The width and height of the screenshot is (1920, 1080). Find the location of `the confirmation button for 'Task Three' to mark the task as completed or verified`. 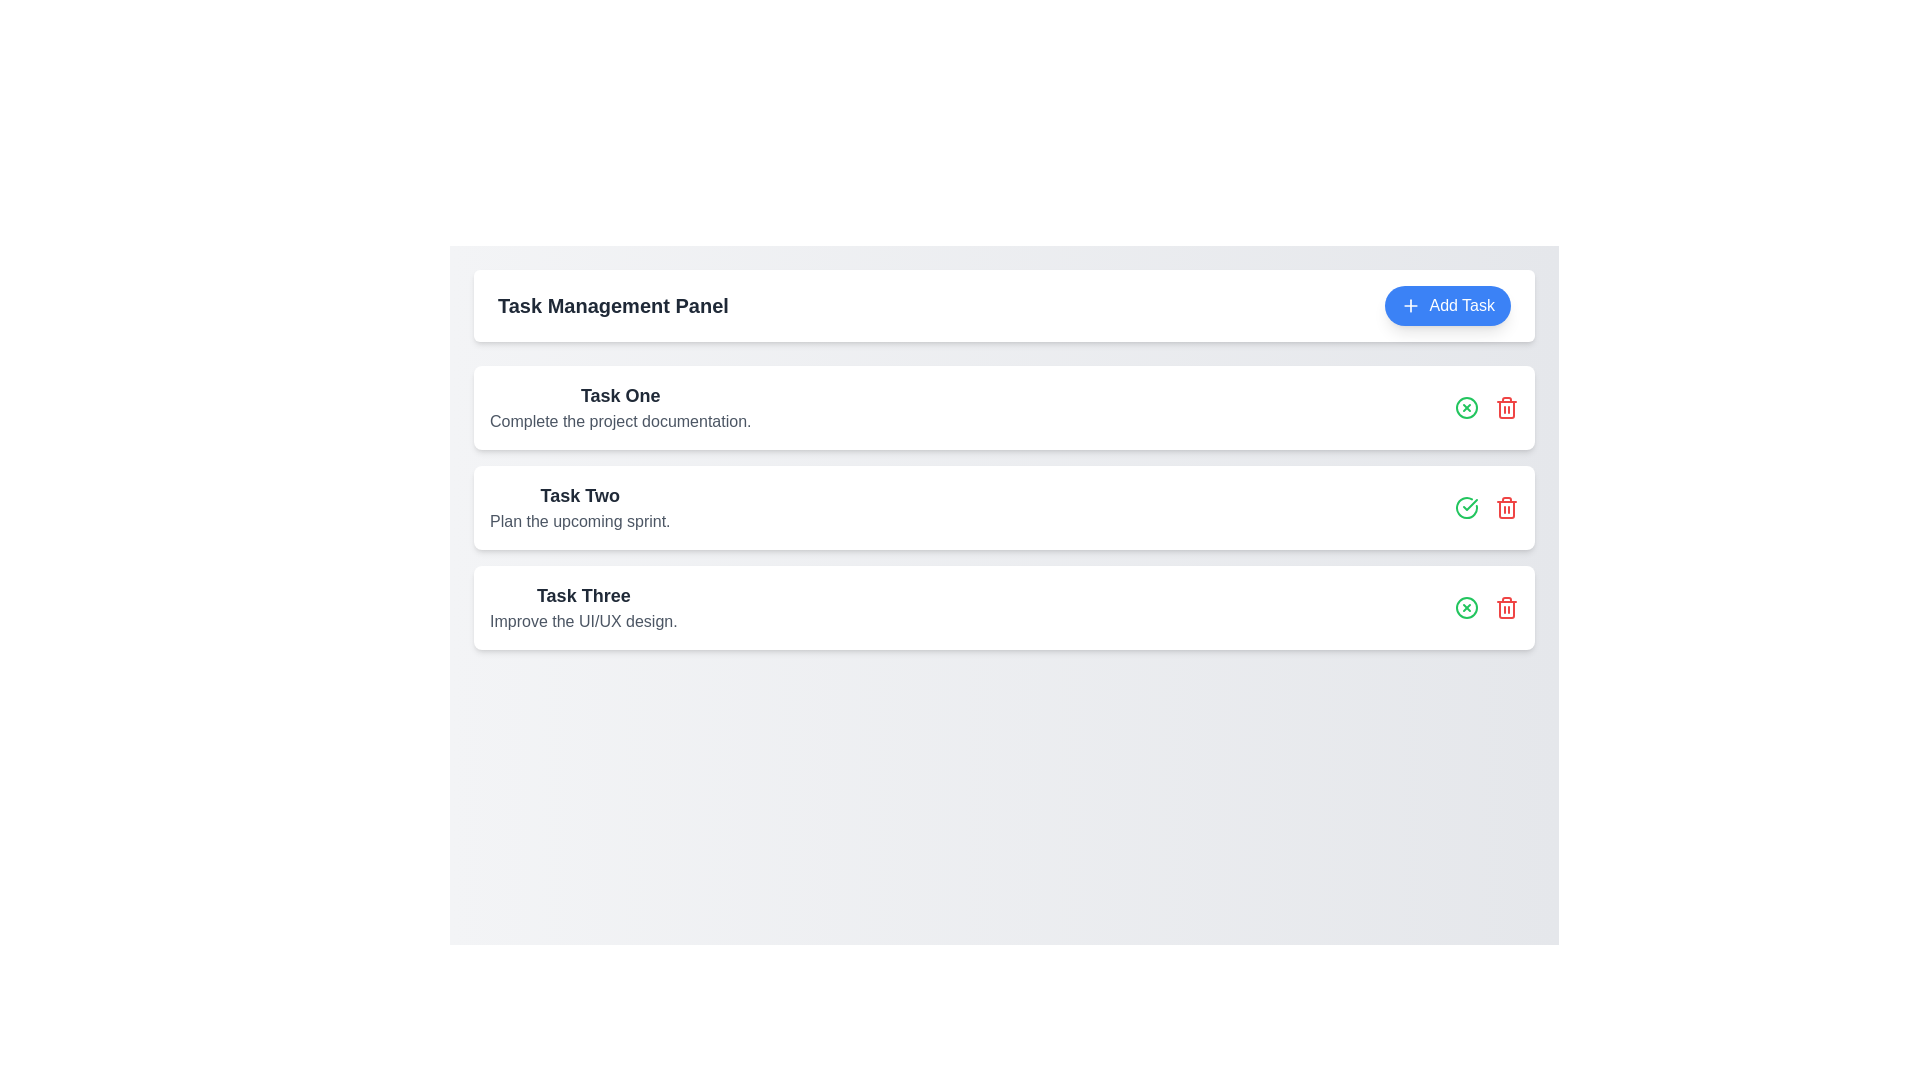

the confirmation button for 'Task Three' to mark the task as completed or verified is located at coordinates (1467, 607).